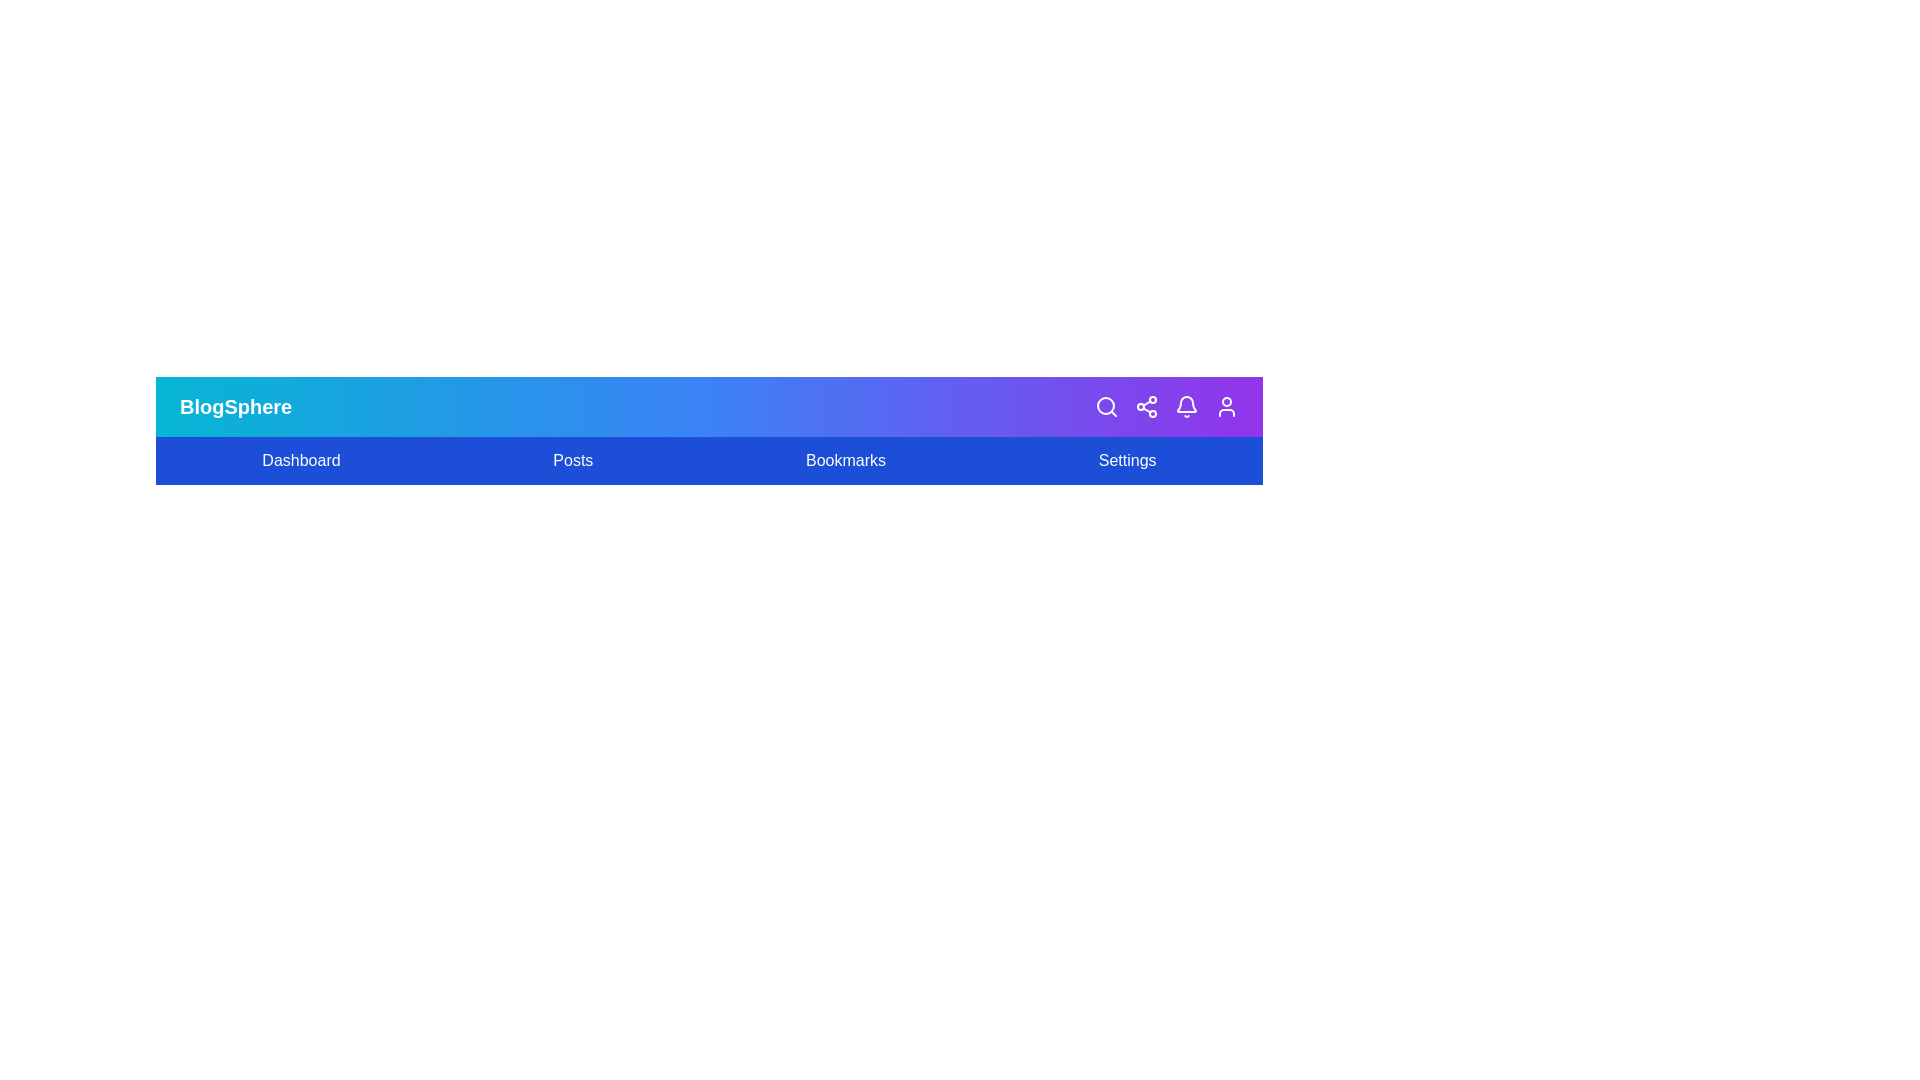 Image resolution: width=1920 pixels, height=1080 pixels. I want to click on the share icon to share content, so click(1147, 406).